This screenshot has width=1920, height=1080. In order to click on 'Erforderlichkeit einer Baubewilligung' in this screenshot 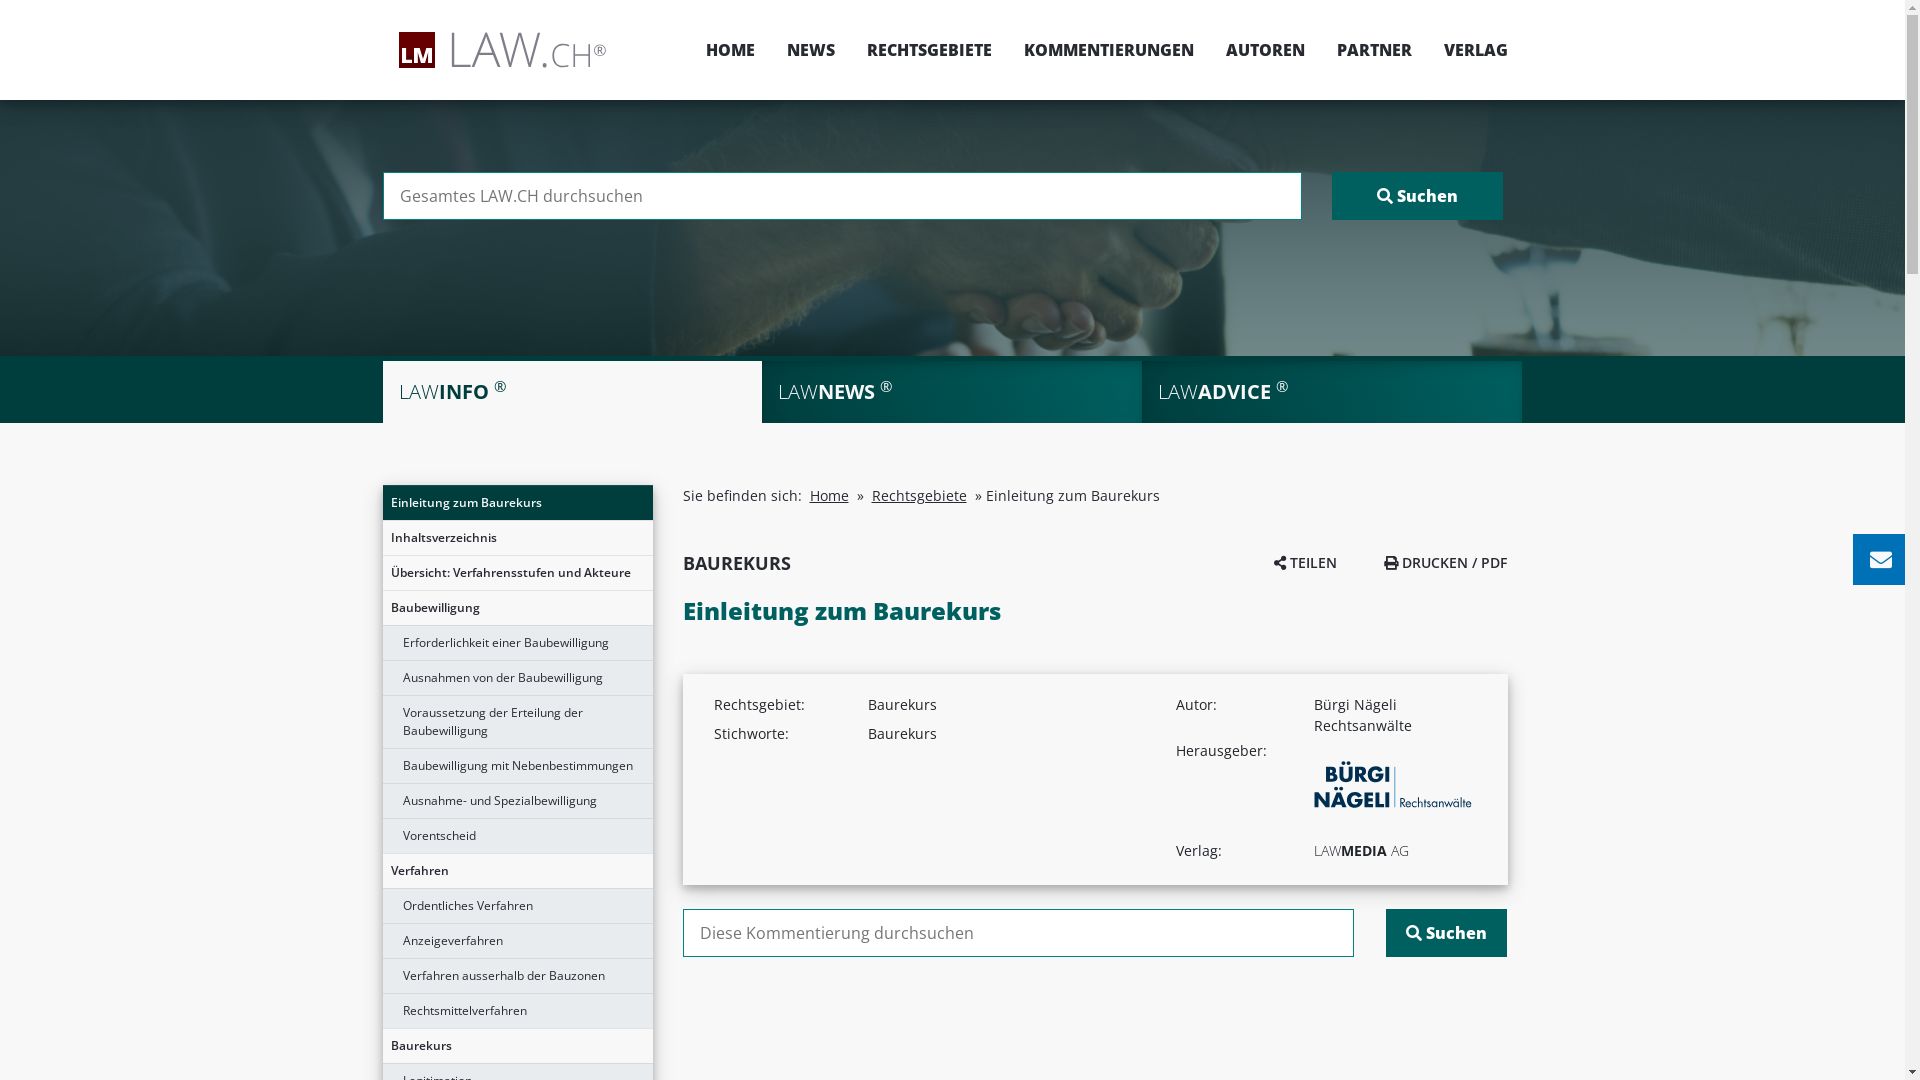, I will do `click(517, 643)`.